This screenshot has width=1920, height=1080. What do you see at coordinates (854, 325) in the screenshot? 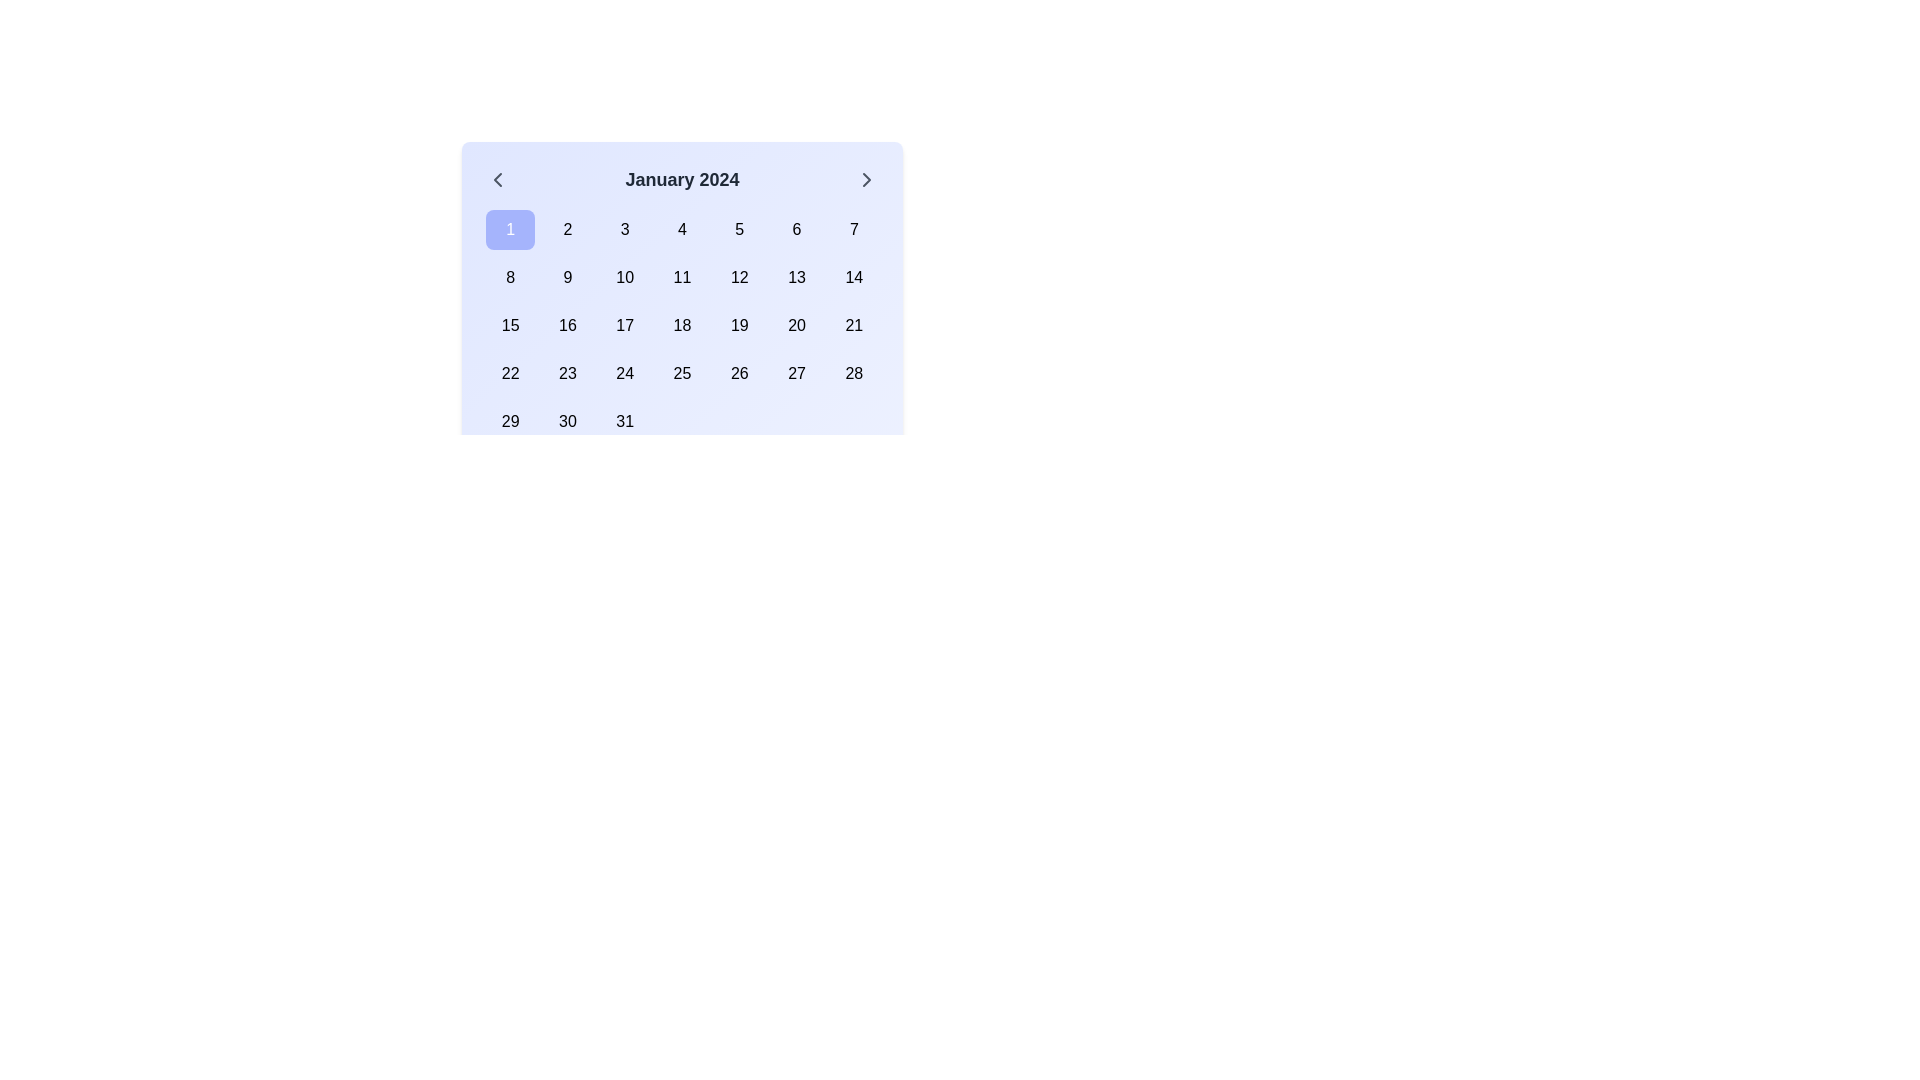
I see `the button labeled '21' located in the last column of the third week of the calendar grid` at bounding box center [854, 325].